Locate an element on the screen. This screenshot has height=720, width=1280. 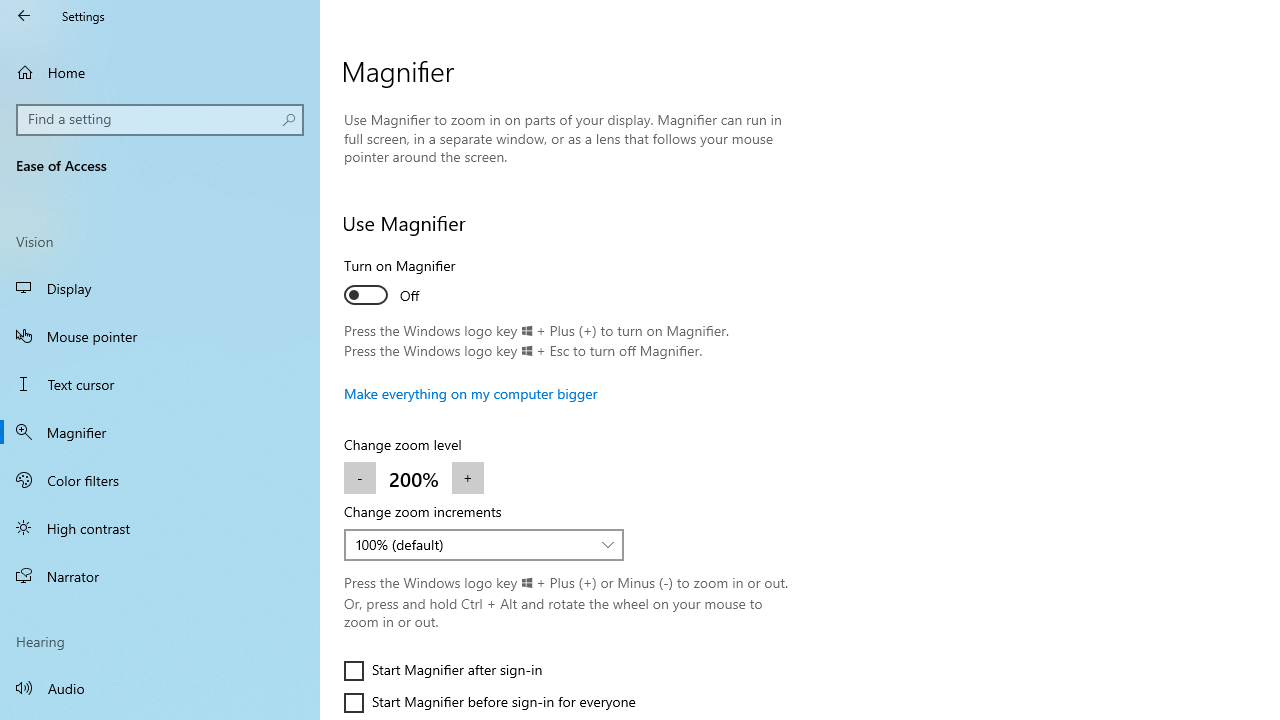
'Zoom in' is located at coordinates (466, 478).